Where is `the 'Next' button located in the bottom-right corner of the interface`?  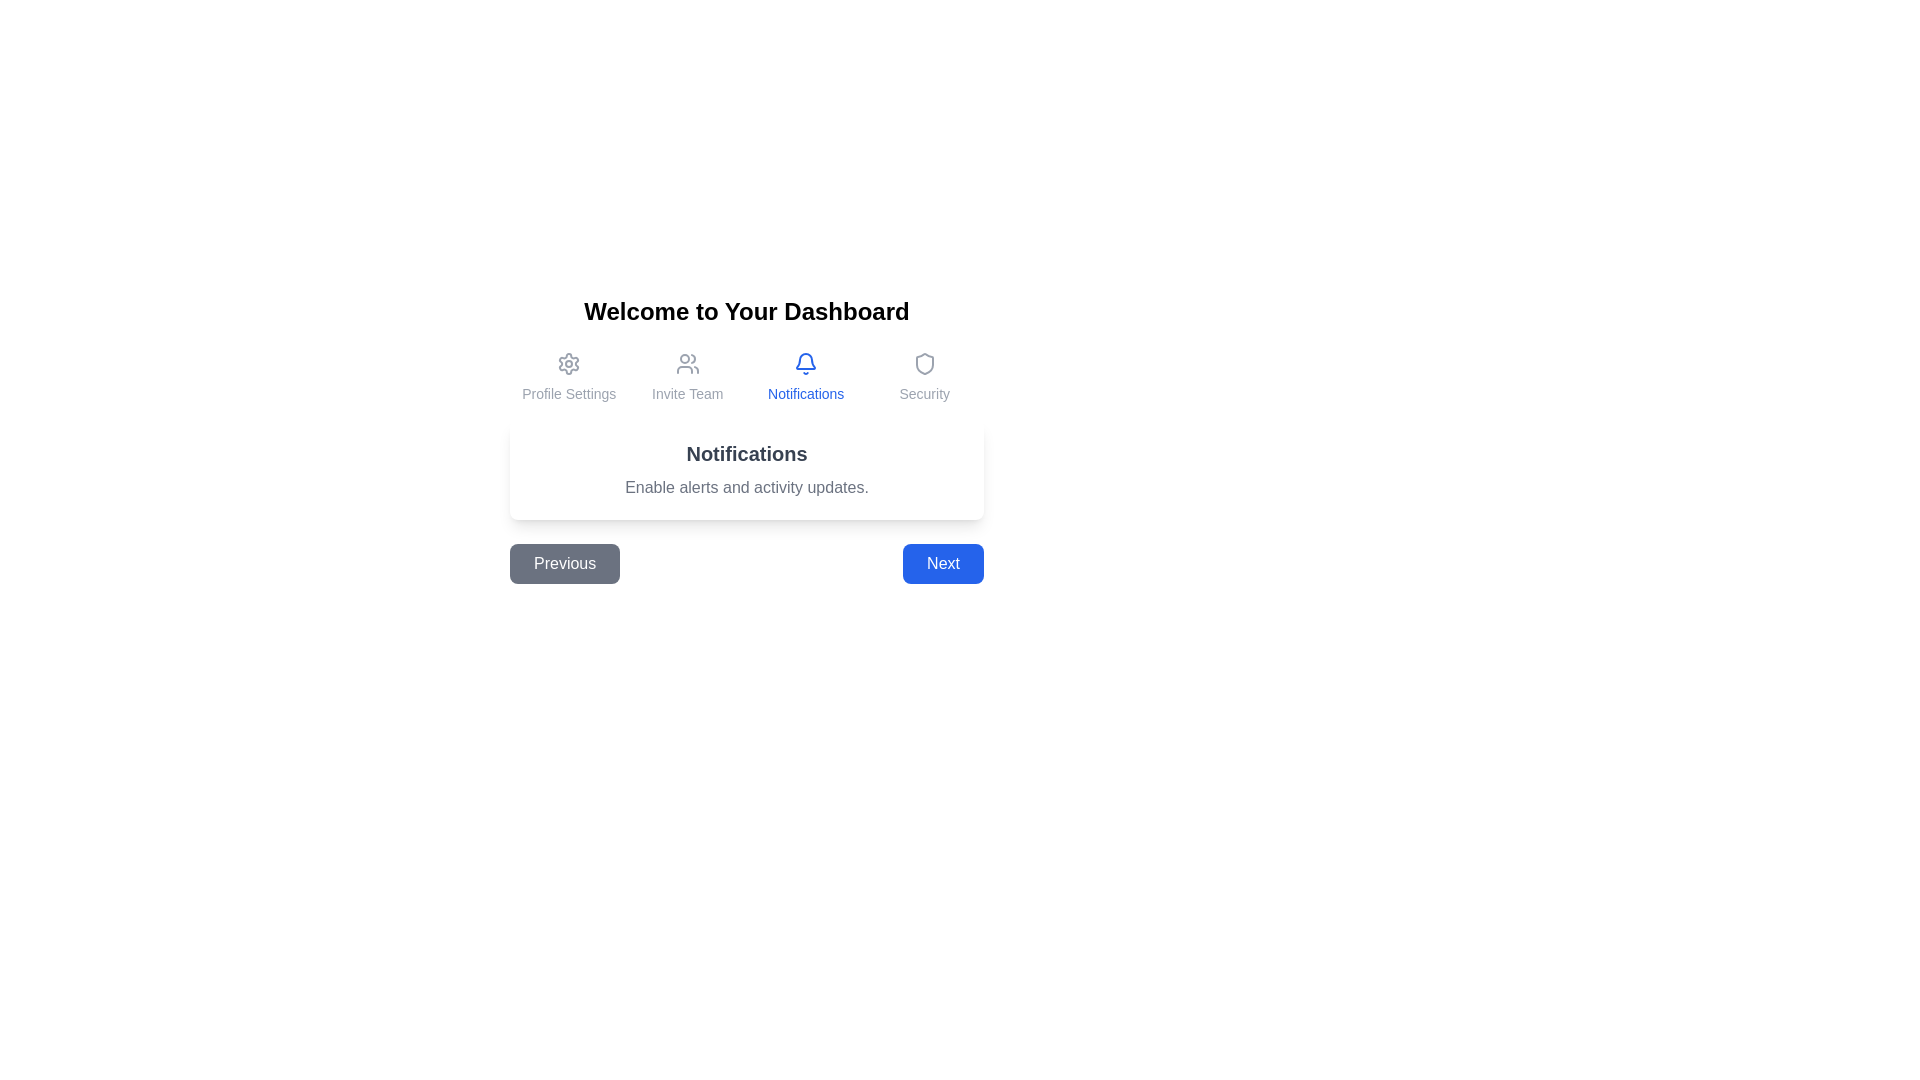 the 'Next' button located in the bottom-right corner of the interface is located at coordinates (942, 563).